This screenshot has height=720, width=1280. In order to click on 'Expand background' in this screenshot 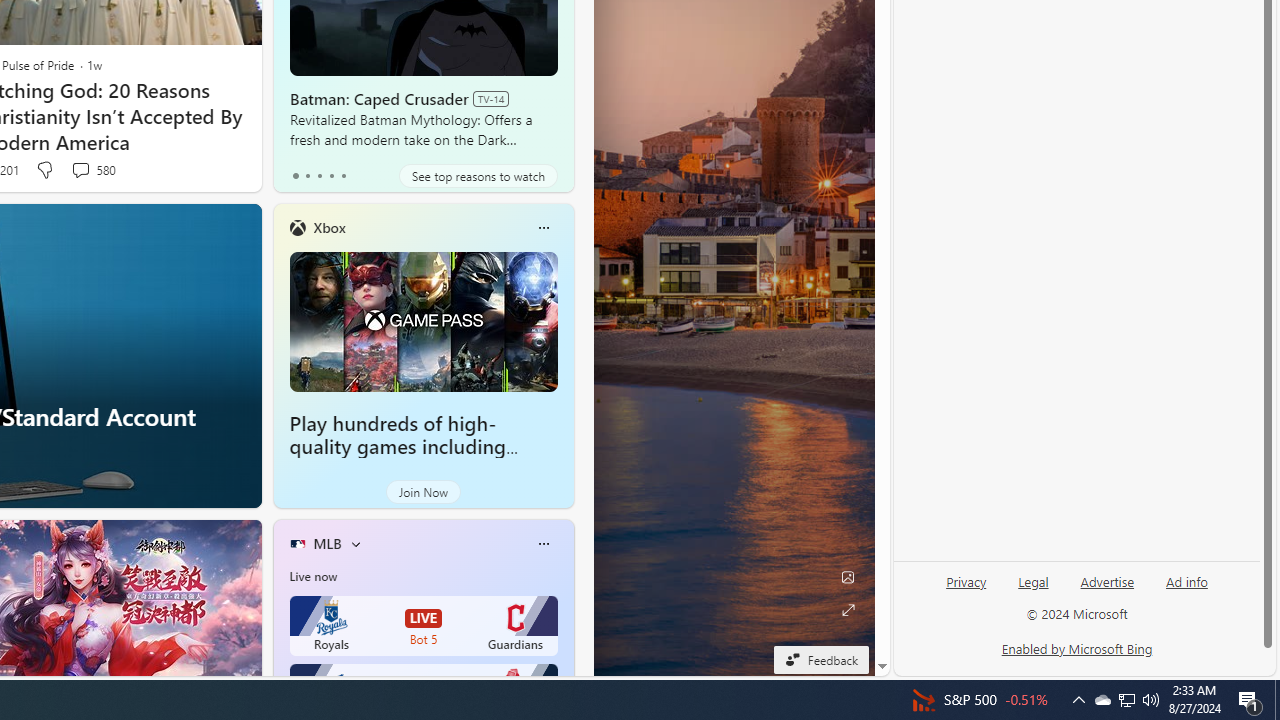, I will do `click(848, 609)`.